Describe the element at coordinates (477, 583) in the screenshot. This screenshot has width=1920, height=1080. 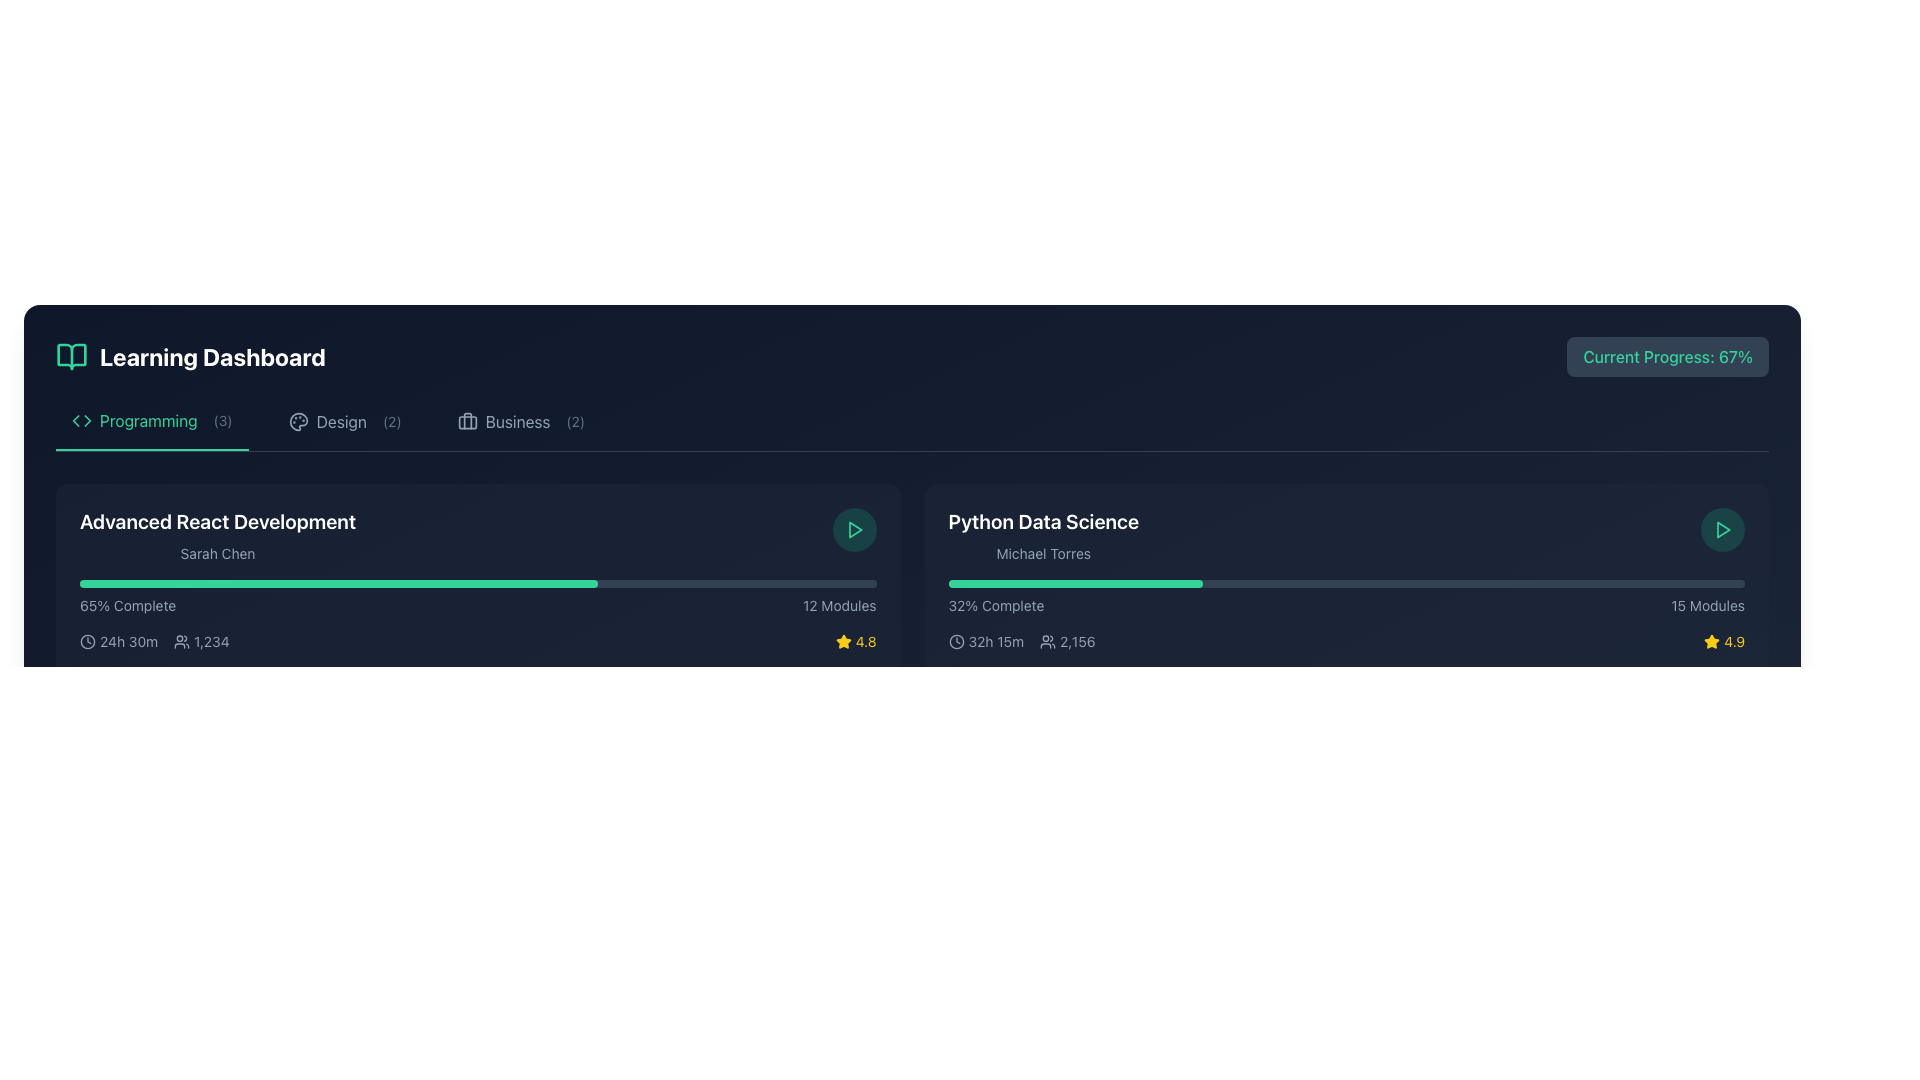
I see `the horizontal progress bar located in the central portion of the 'Python Data Science' module card, indicating progress with a green-filled section above the text '65% Complete' and '12 Modules'` at that location.